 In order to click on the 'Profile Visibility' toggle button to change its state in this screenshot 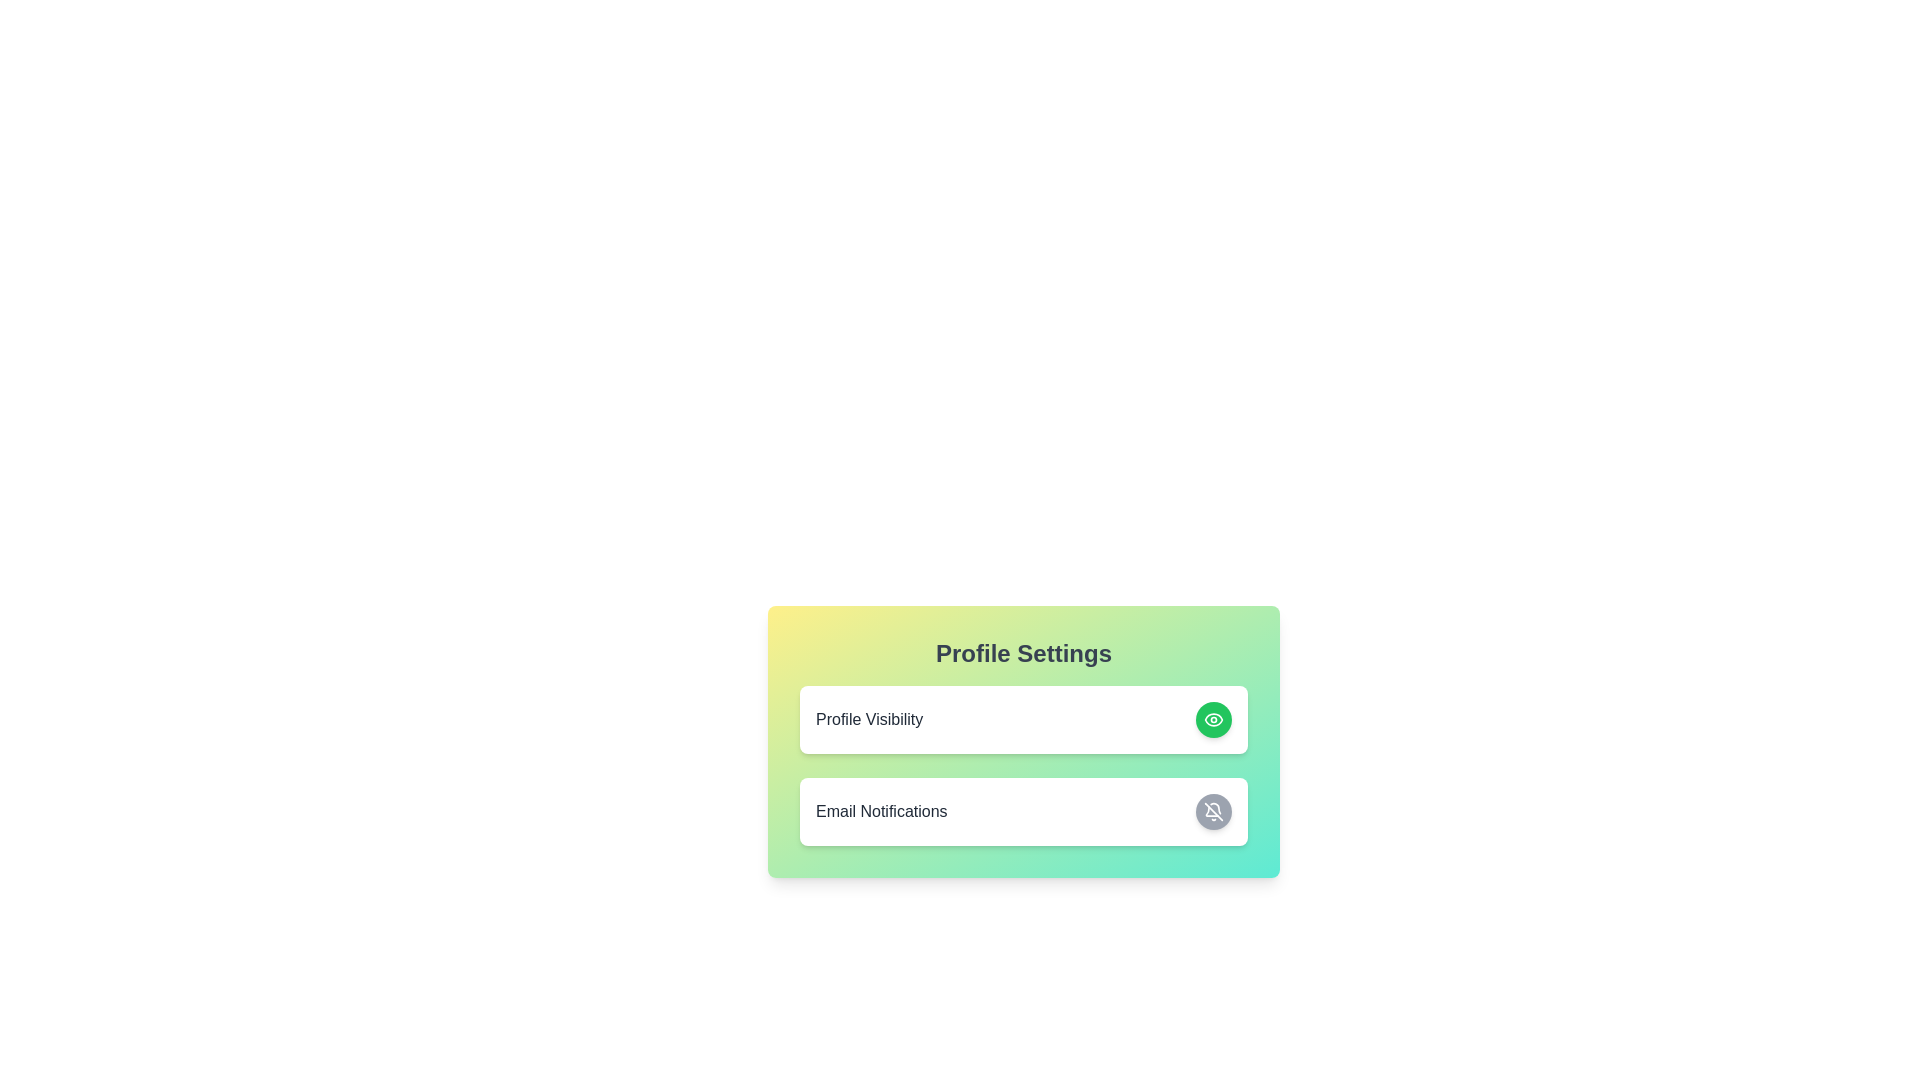, I will do `click(1213, 720)`.